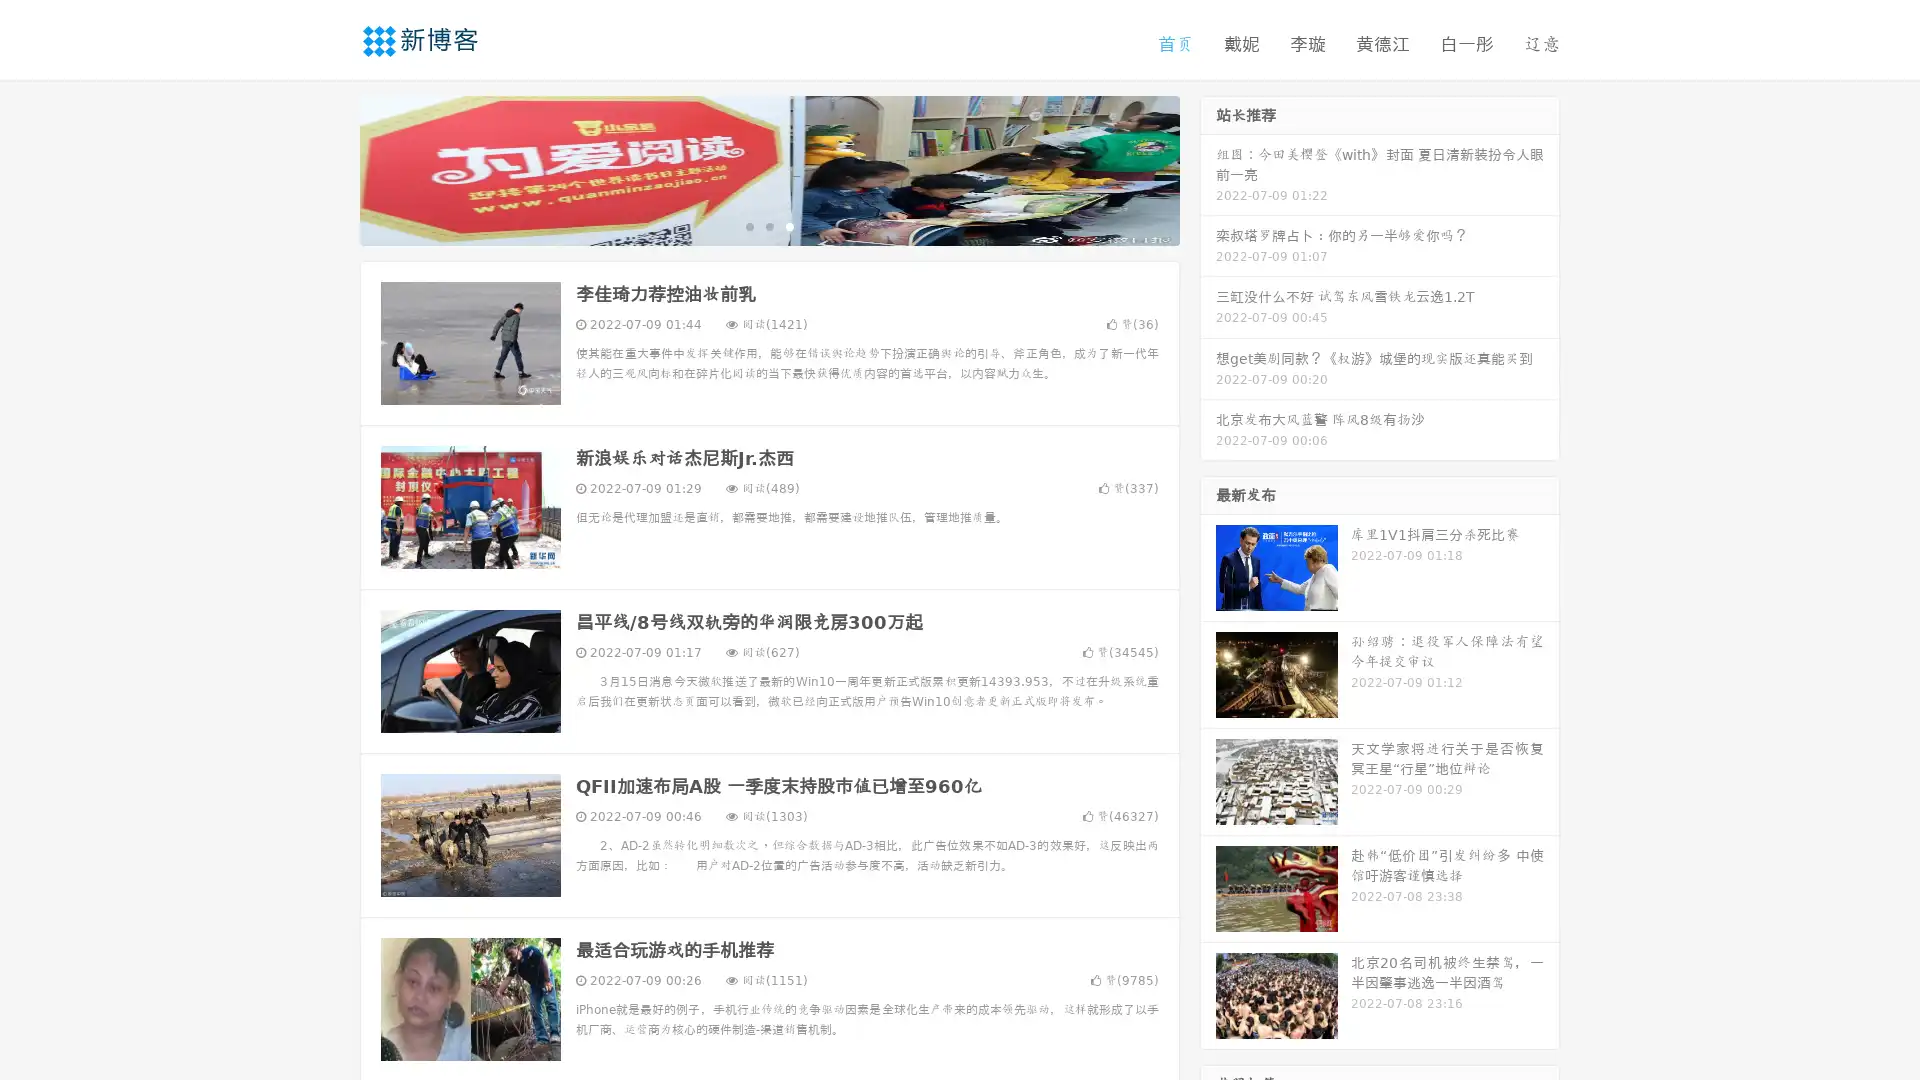 This screenshot has width=1920, height=1080. I want to click on Go to slide 3, so click(789, 225).